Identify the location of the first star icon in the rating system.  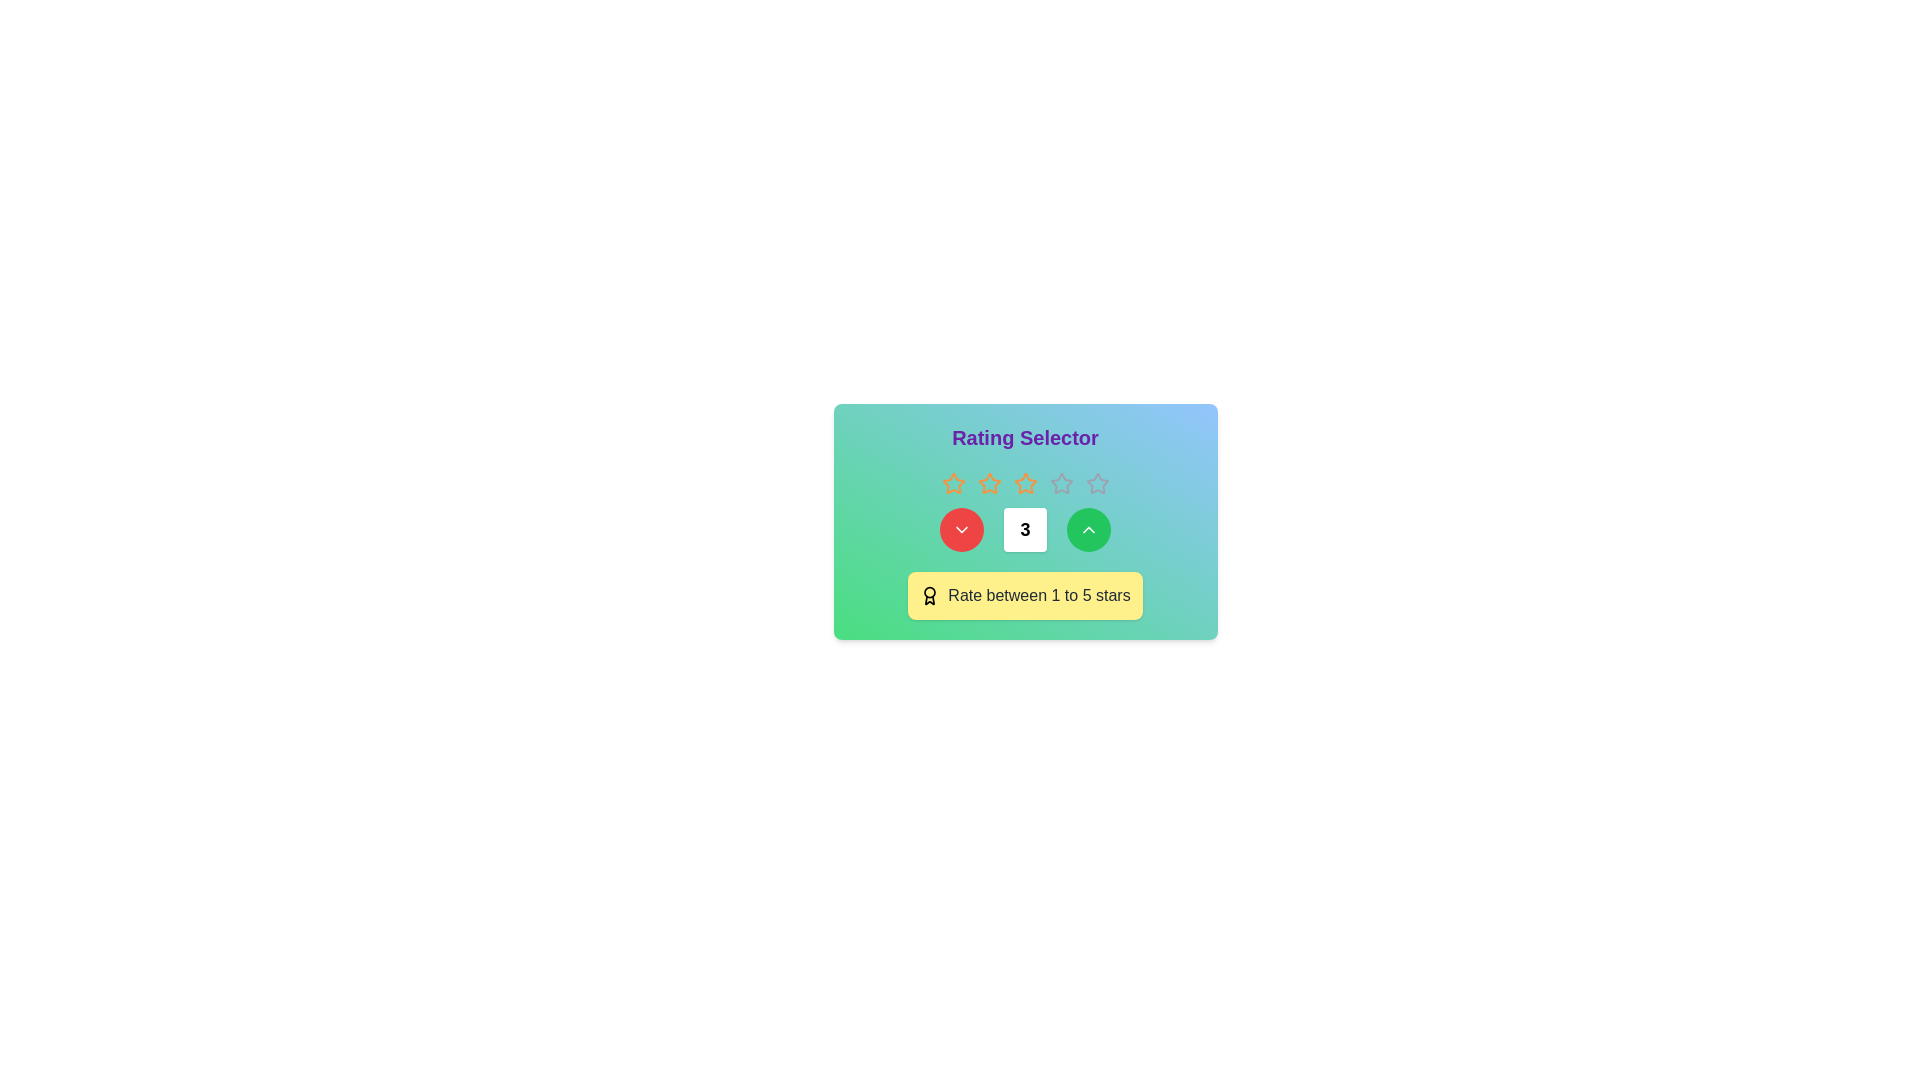
(952, 483).